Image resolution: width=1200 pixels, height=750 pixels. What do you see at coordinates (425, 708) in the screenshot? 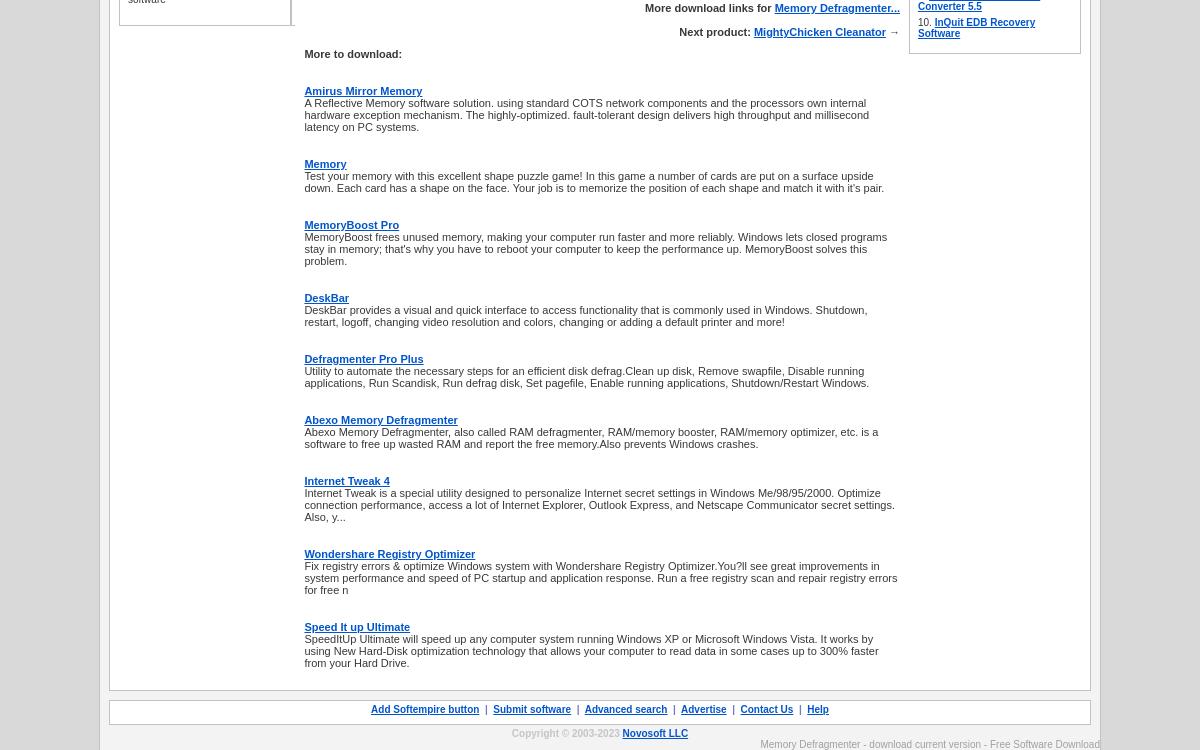
I see `'Add Softempire button'` at bounding box center [425, 708].